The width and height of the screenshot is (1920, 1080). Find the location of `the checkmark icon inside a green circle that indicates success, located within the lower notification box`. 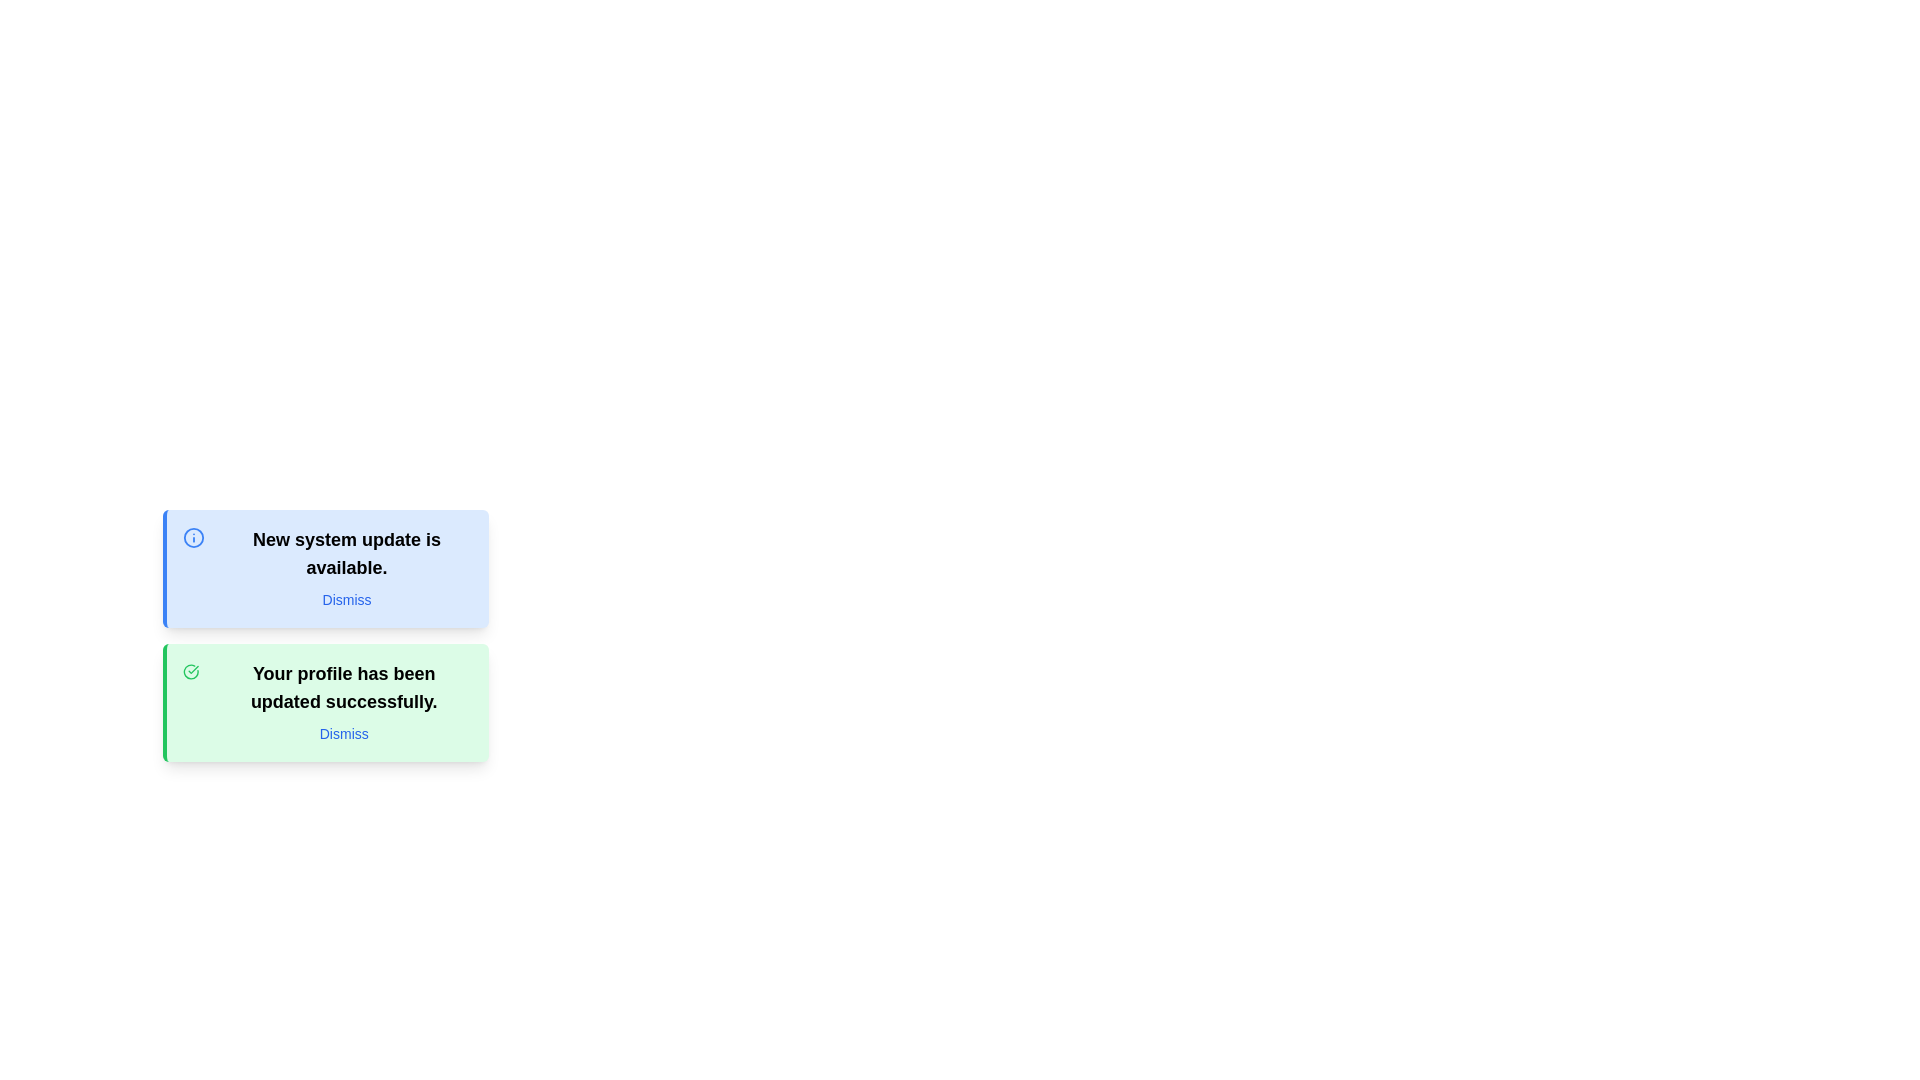

the checkmark icon inside a green circle that indicates success, located within the lower notification box is located at coordinates (191, 671).